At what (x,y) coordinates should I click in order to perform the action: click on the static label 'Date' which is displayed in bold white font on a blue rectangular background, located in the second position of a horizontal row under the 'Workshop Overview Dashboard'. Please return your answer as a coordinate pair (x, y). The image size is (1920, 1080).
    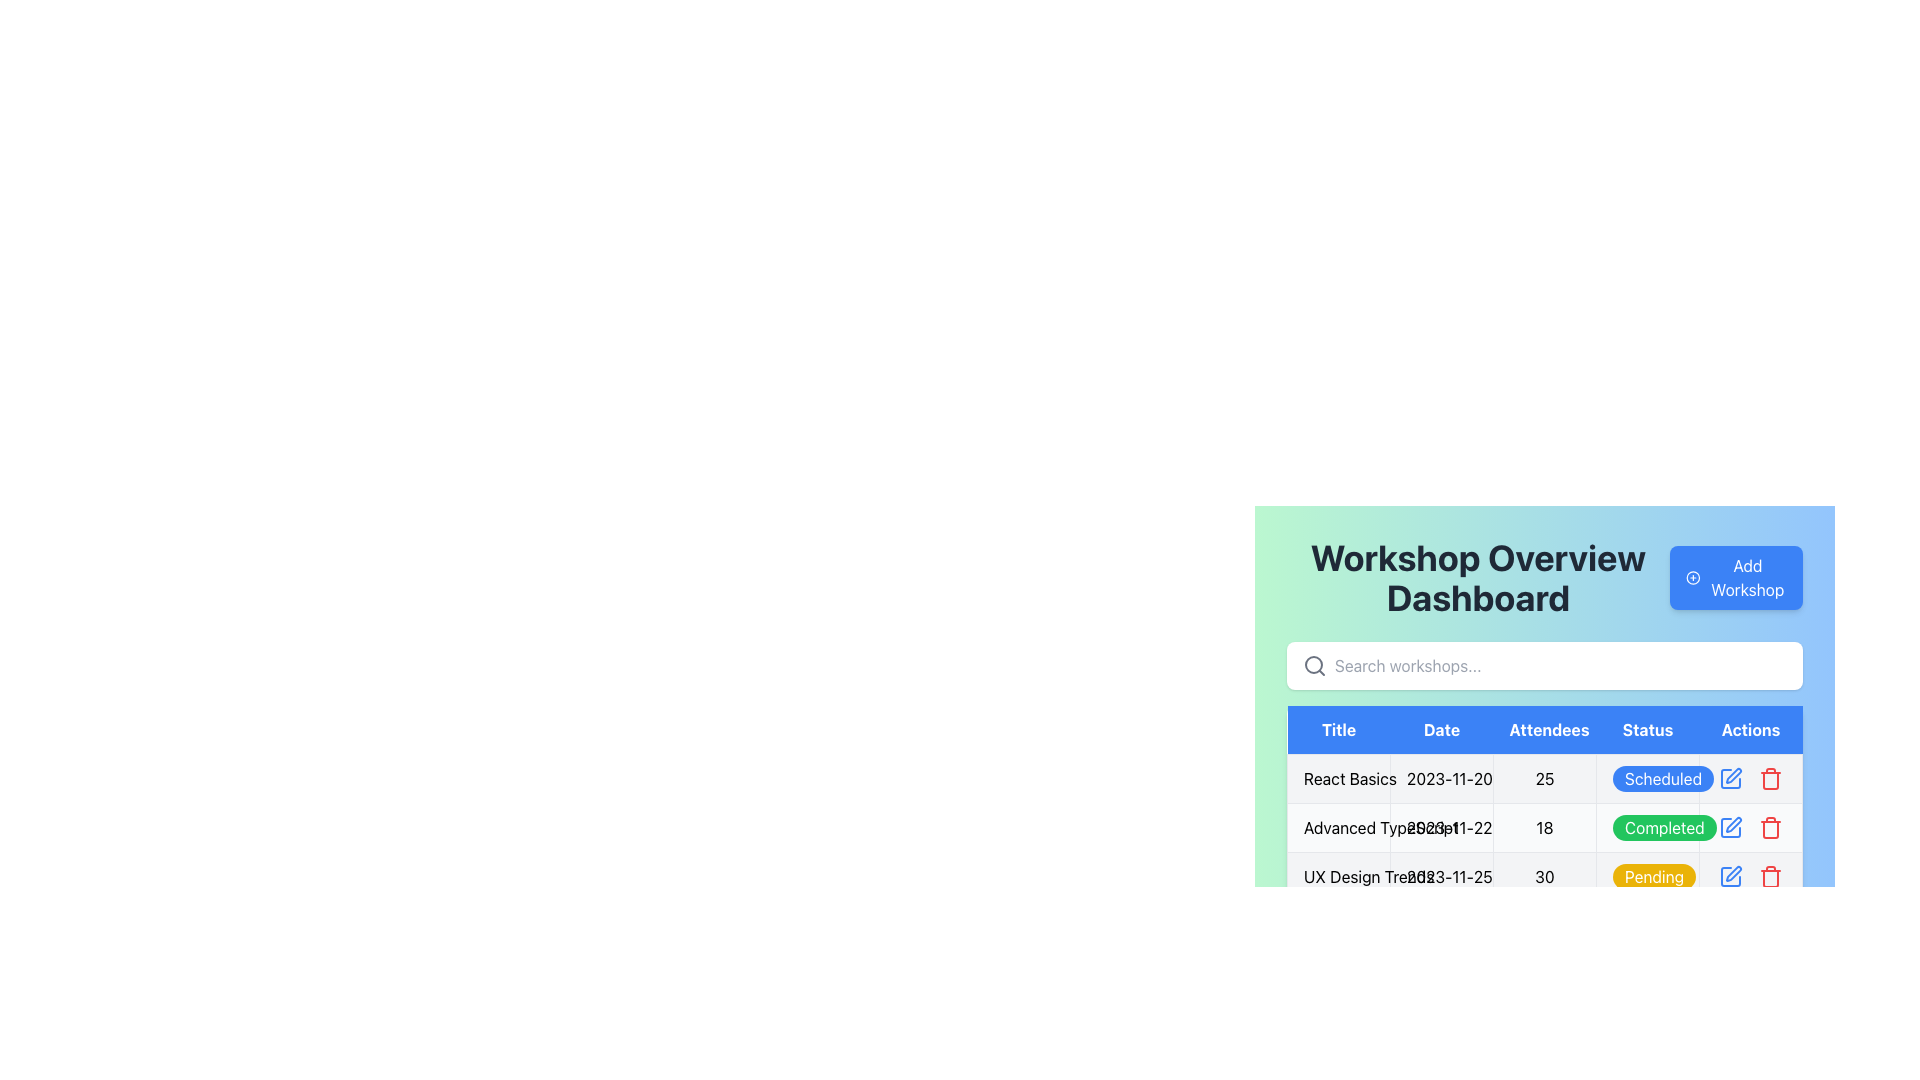
    Looking at the image, I should click on (1441, 729).